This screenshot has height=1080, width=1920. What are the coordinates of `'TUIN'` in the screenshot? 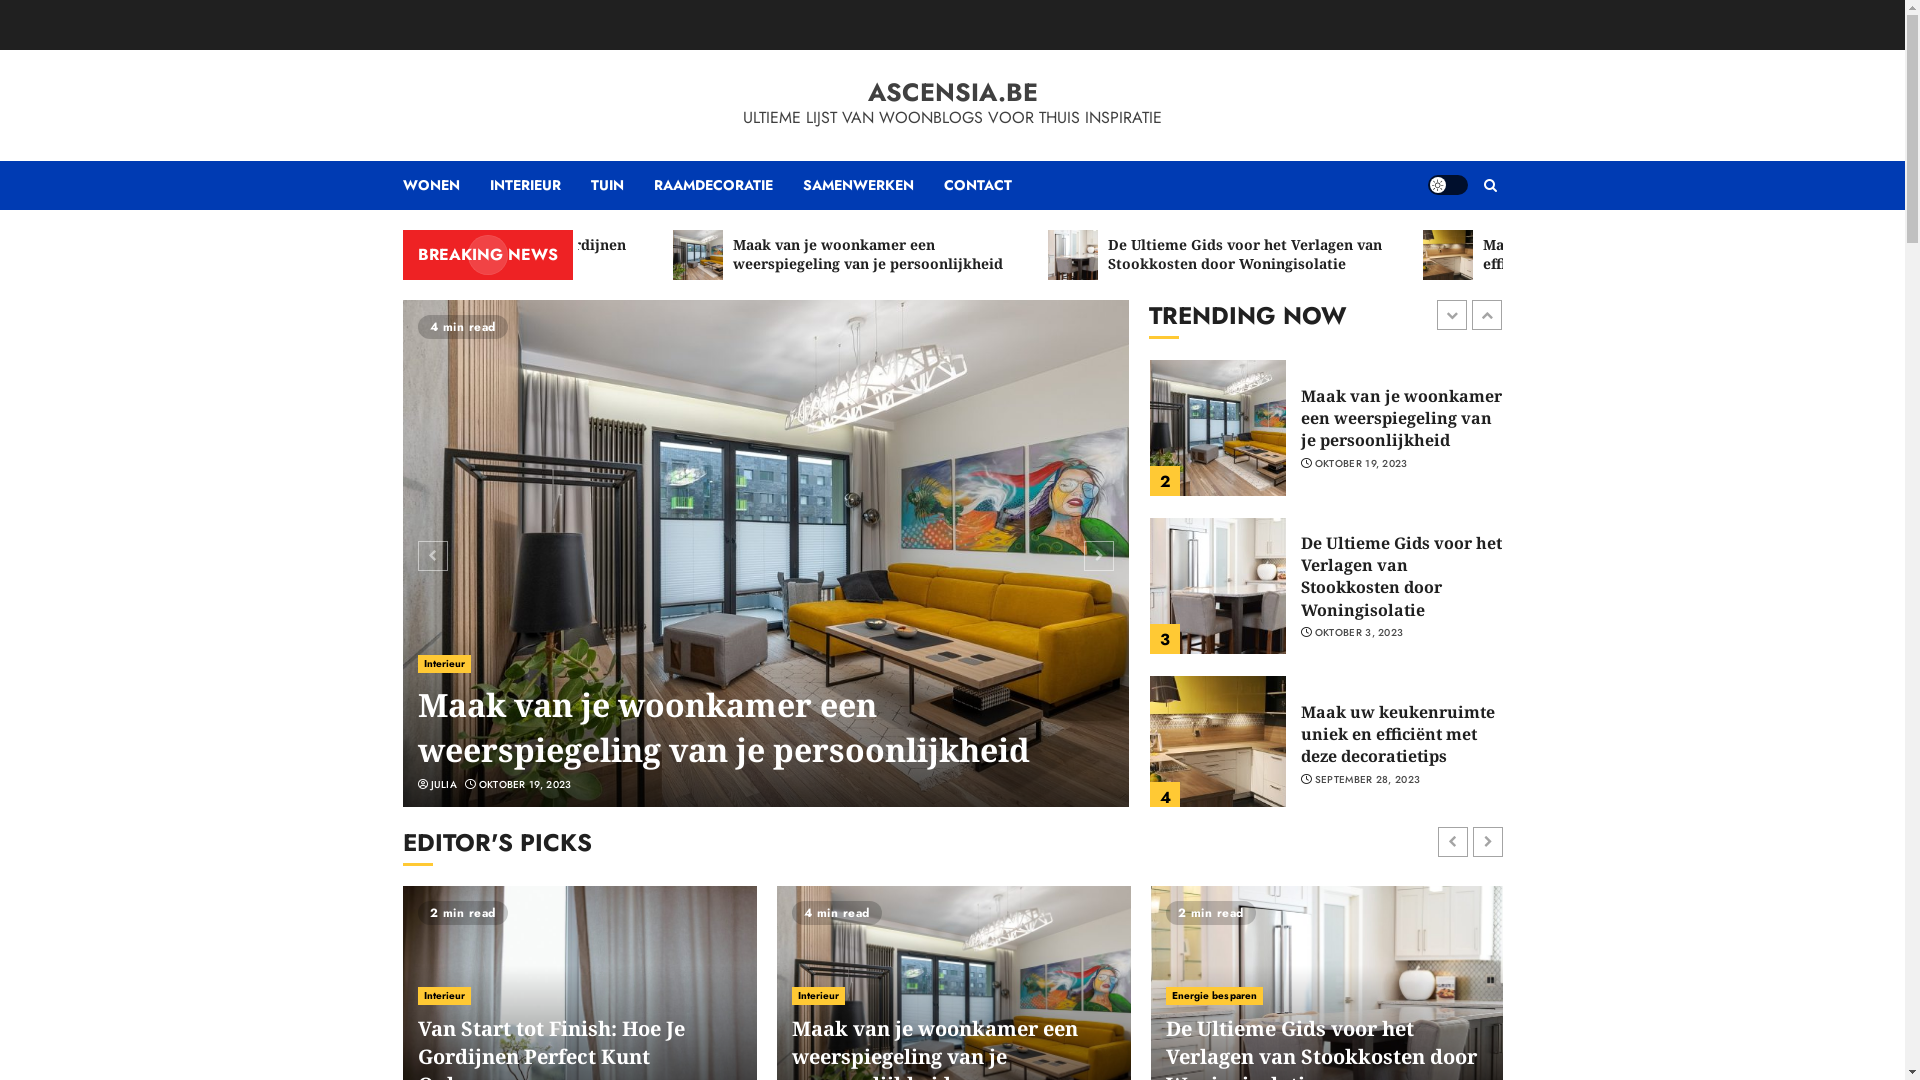 It's located at (620, 185).